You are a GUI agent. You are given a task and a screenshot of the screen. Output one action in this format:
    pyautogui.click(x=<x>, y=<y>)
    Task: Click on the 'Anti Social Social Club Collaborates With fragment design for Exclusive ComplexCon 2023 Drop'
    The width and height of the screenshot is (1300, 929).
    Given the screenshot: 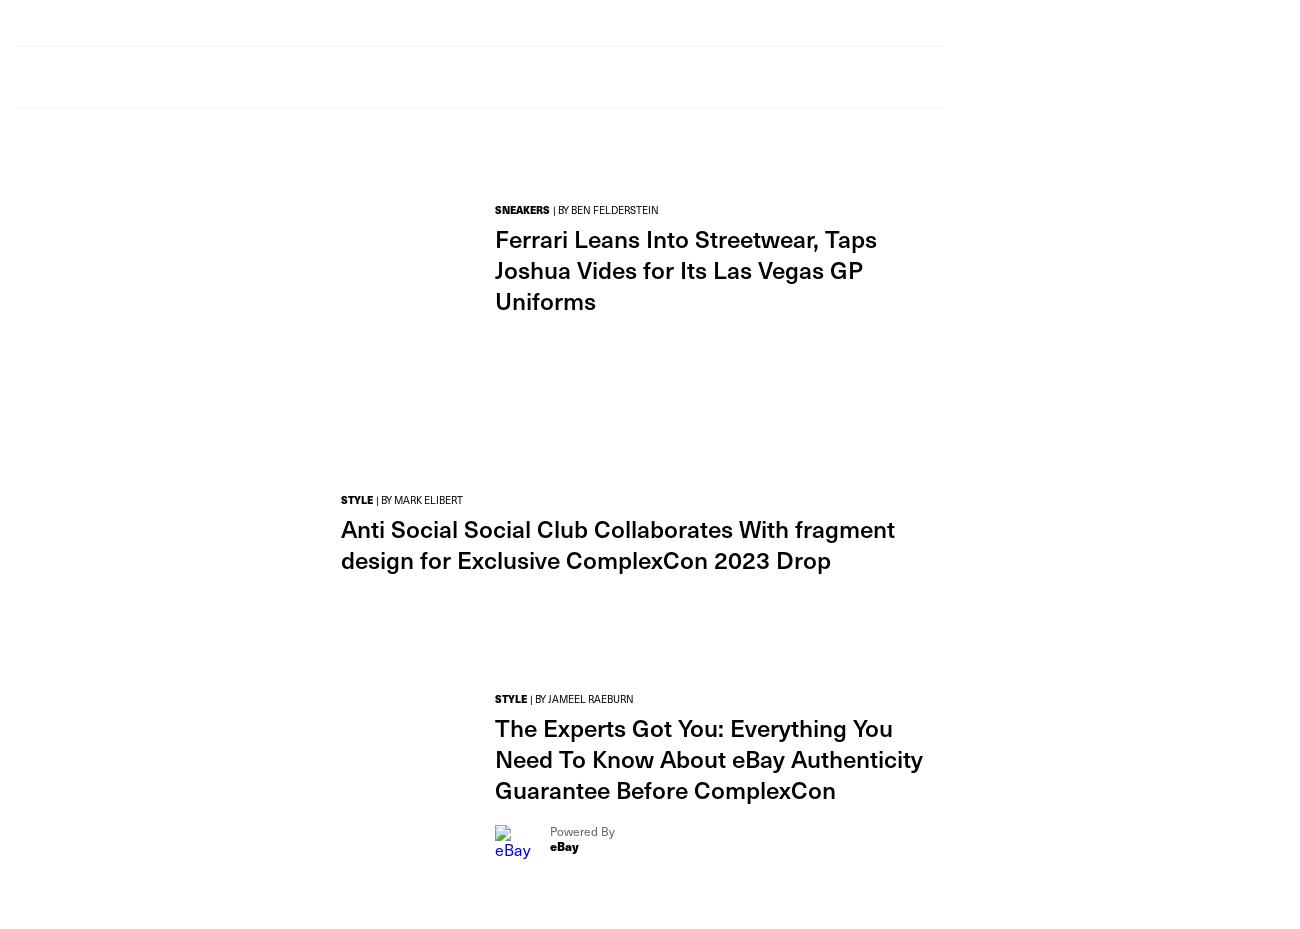 What is the action you would take?
    pyautogui.click(x=618, y=542)
    